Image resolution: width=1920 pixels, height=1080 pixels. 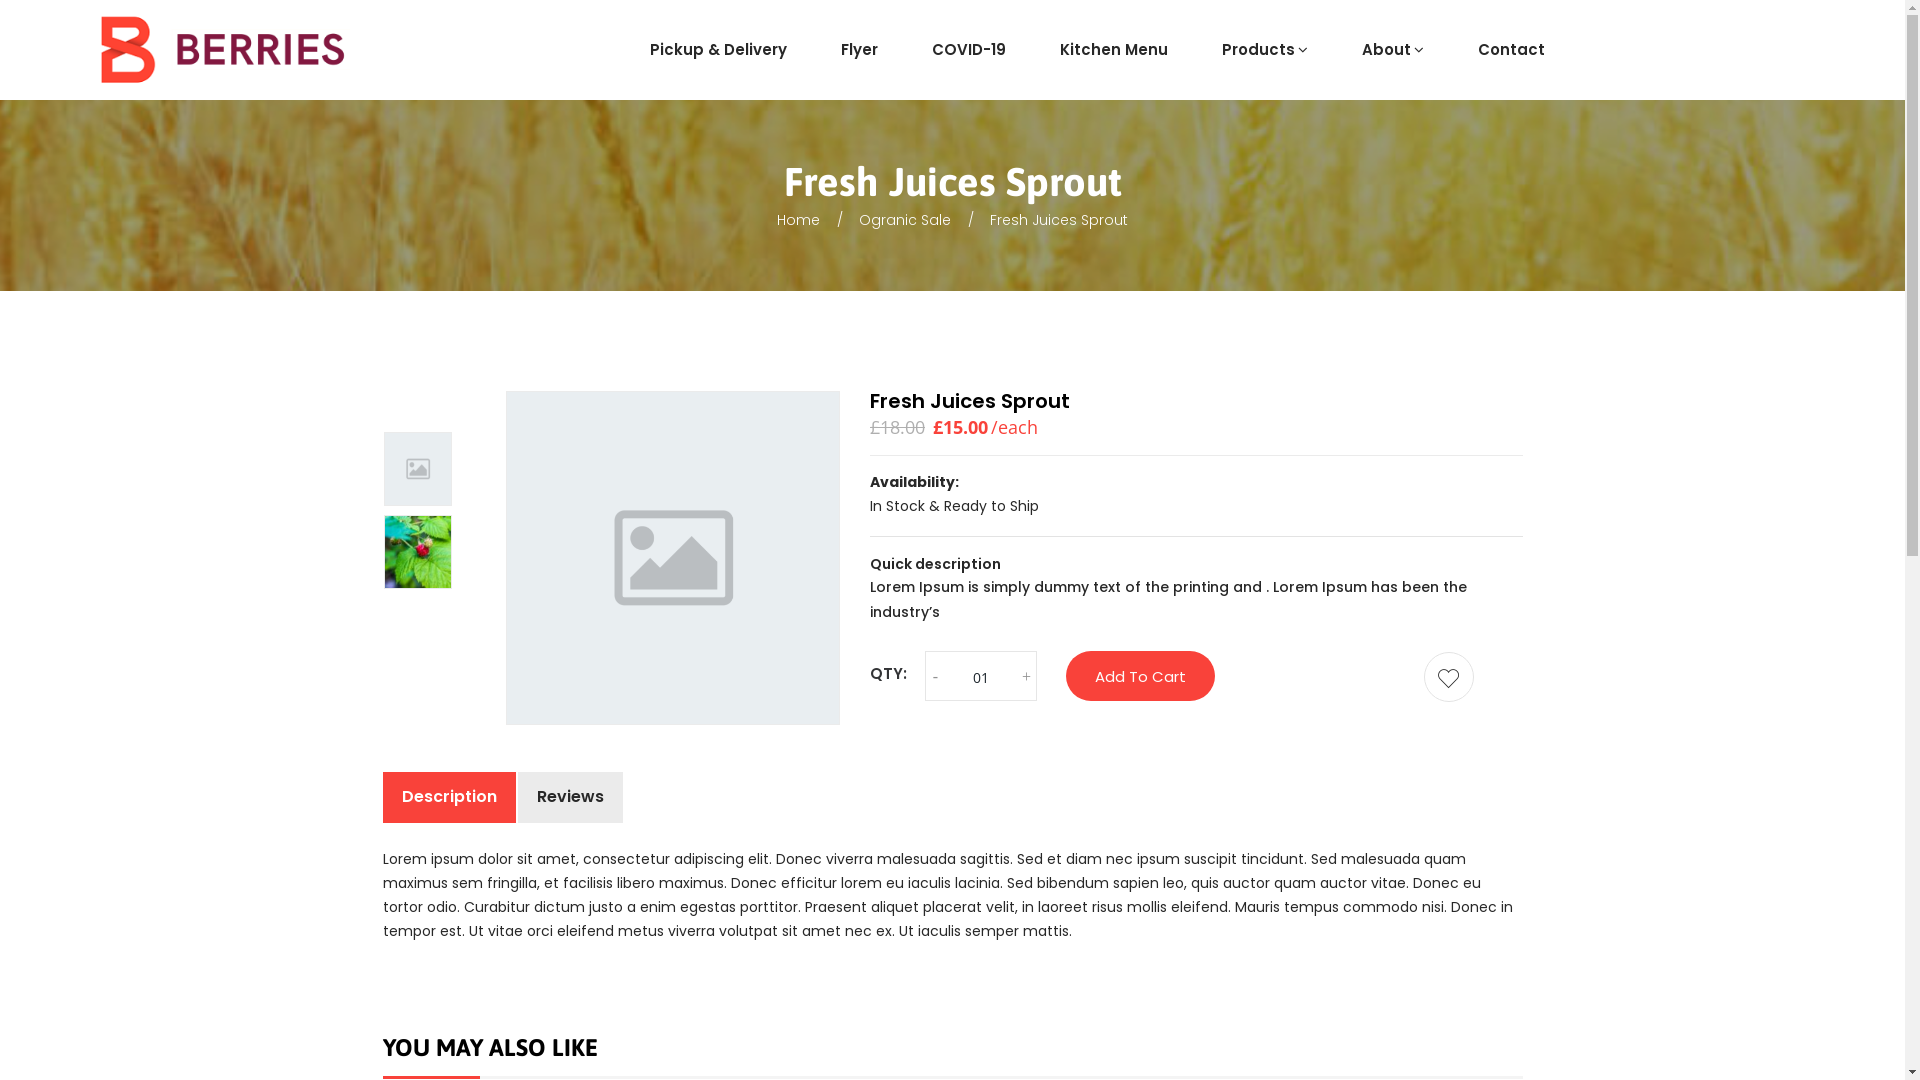 I want to click on 'blog-1', so click(x=416, y=551).